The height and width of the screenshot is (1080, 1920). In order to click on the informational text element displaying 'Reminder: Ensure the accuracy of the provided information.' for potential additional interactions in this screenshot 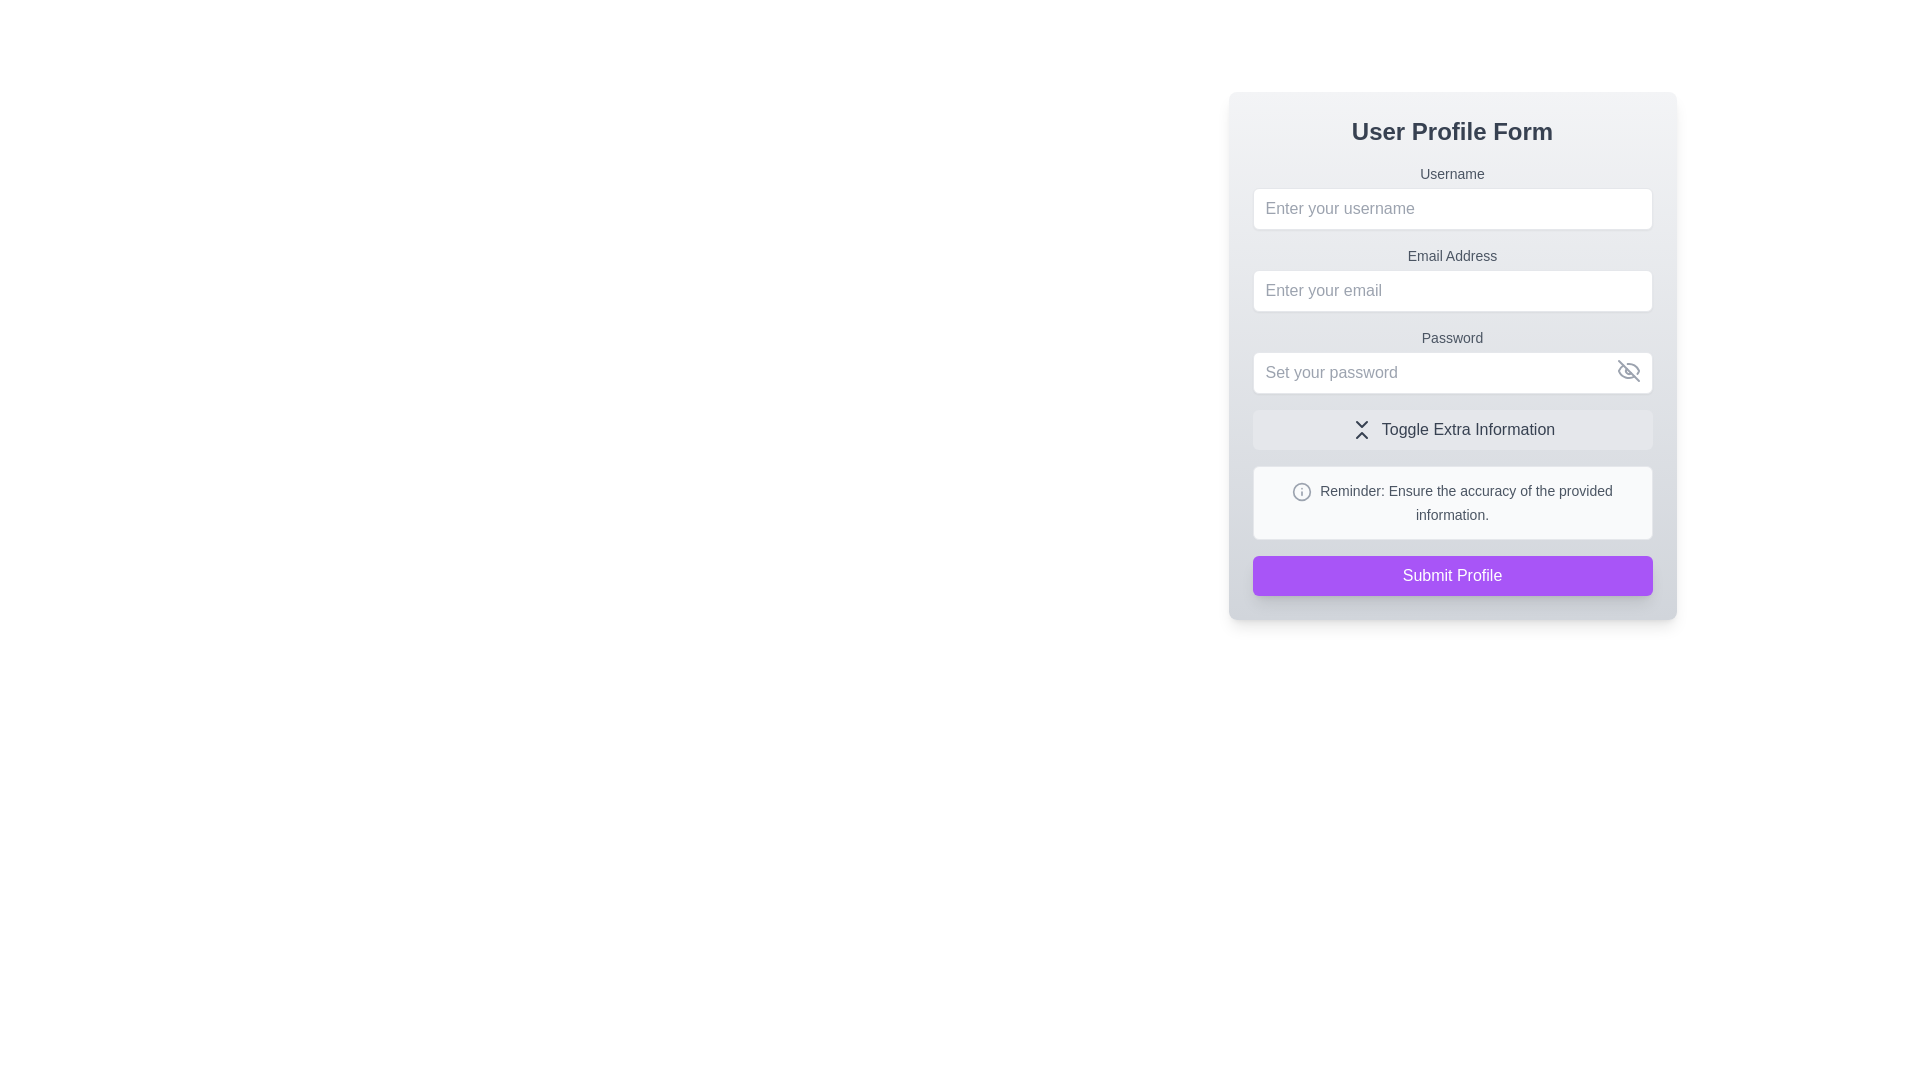, I will do `click(1466, 501)`.